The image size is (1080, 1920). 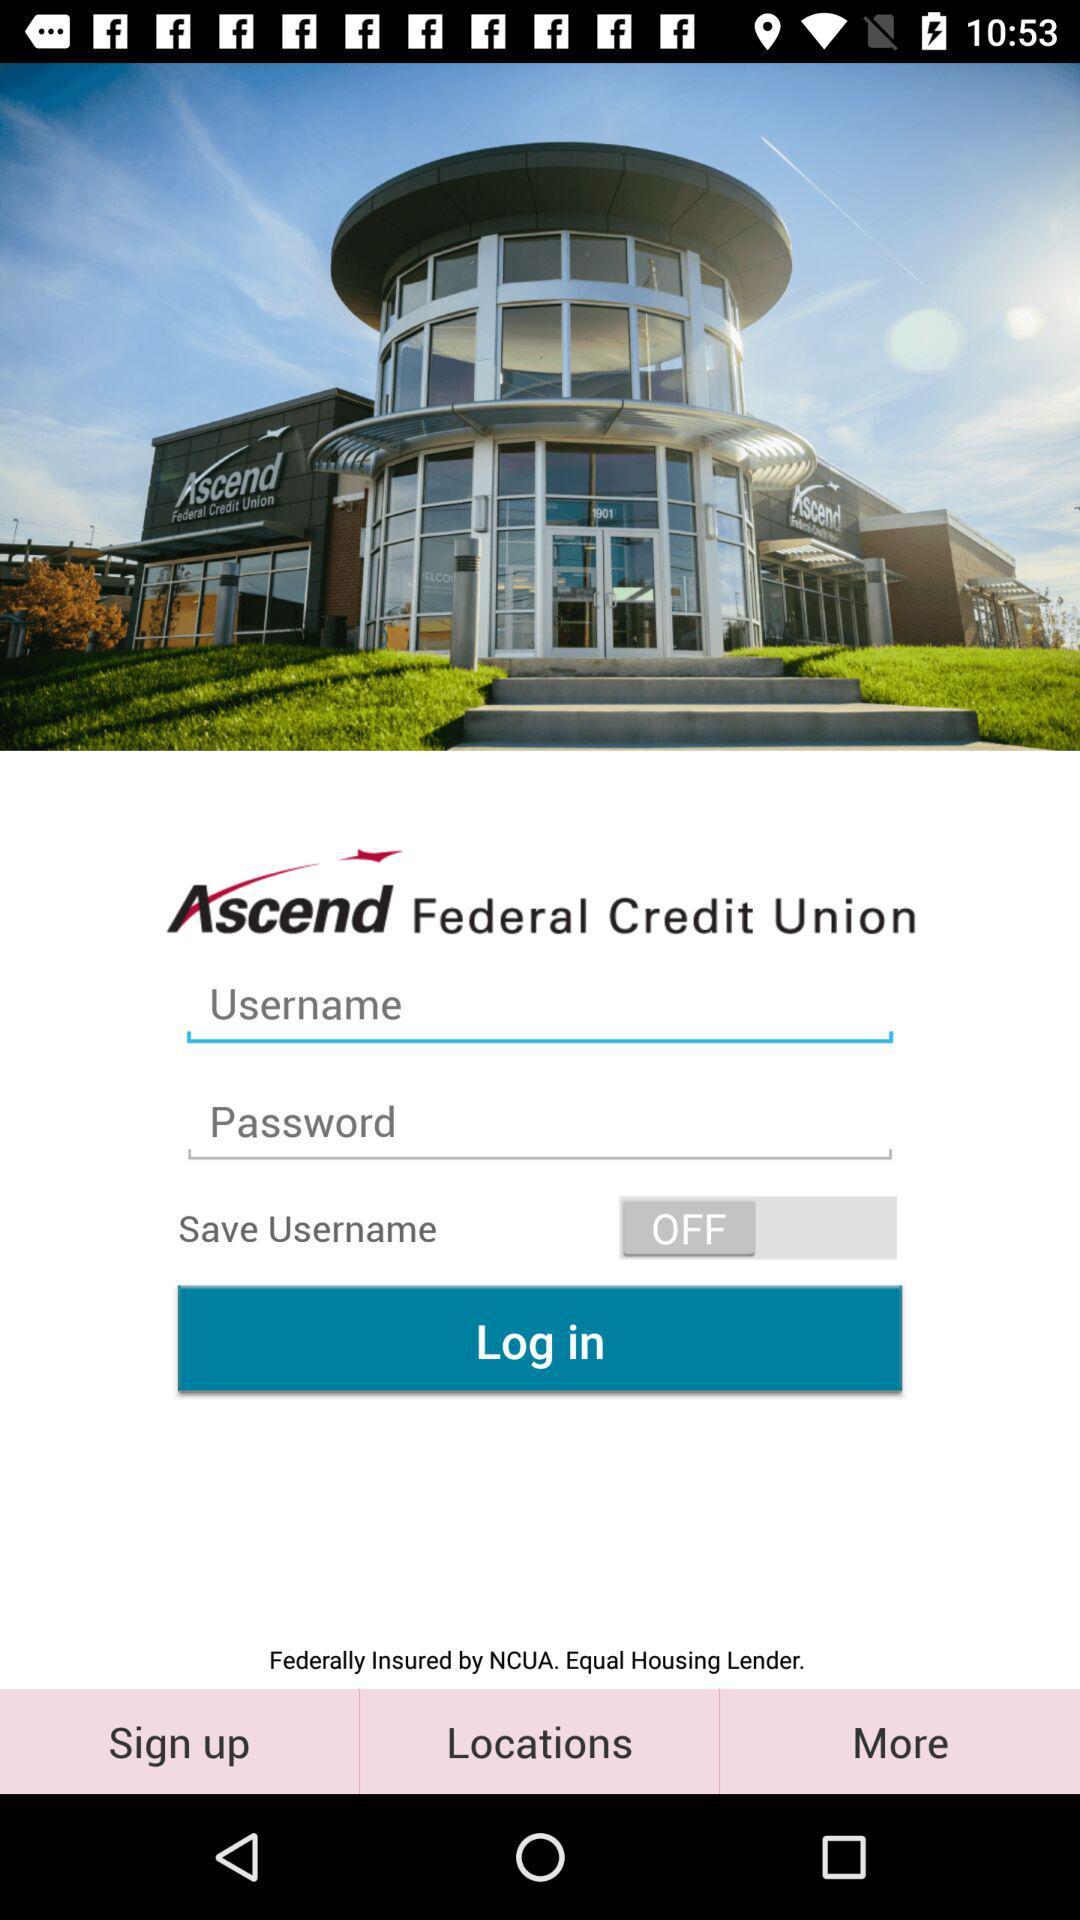 What do you see at coordinates (538, 1740) in the screenshot?
I see `the button next to sing in` at bounding box center [538, 1740].